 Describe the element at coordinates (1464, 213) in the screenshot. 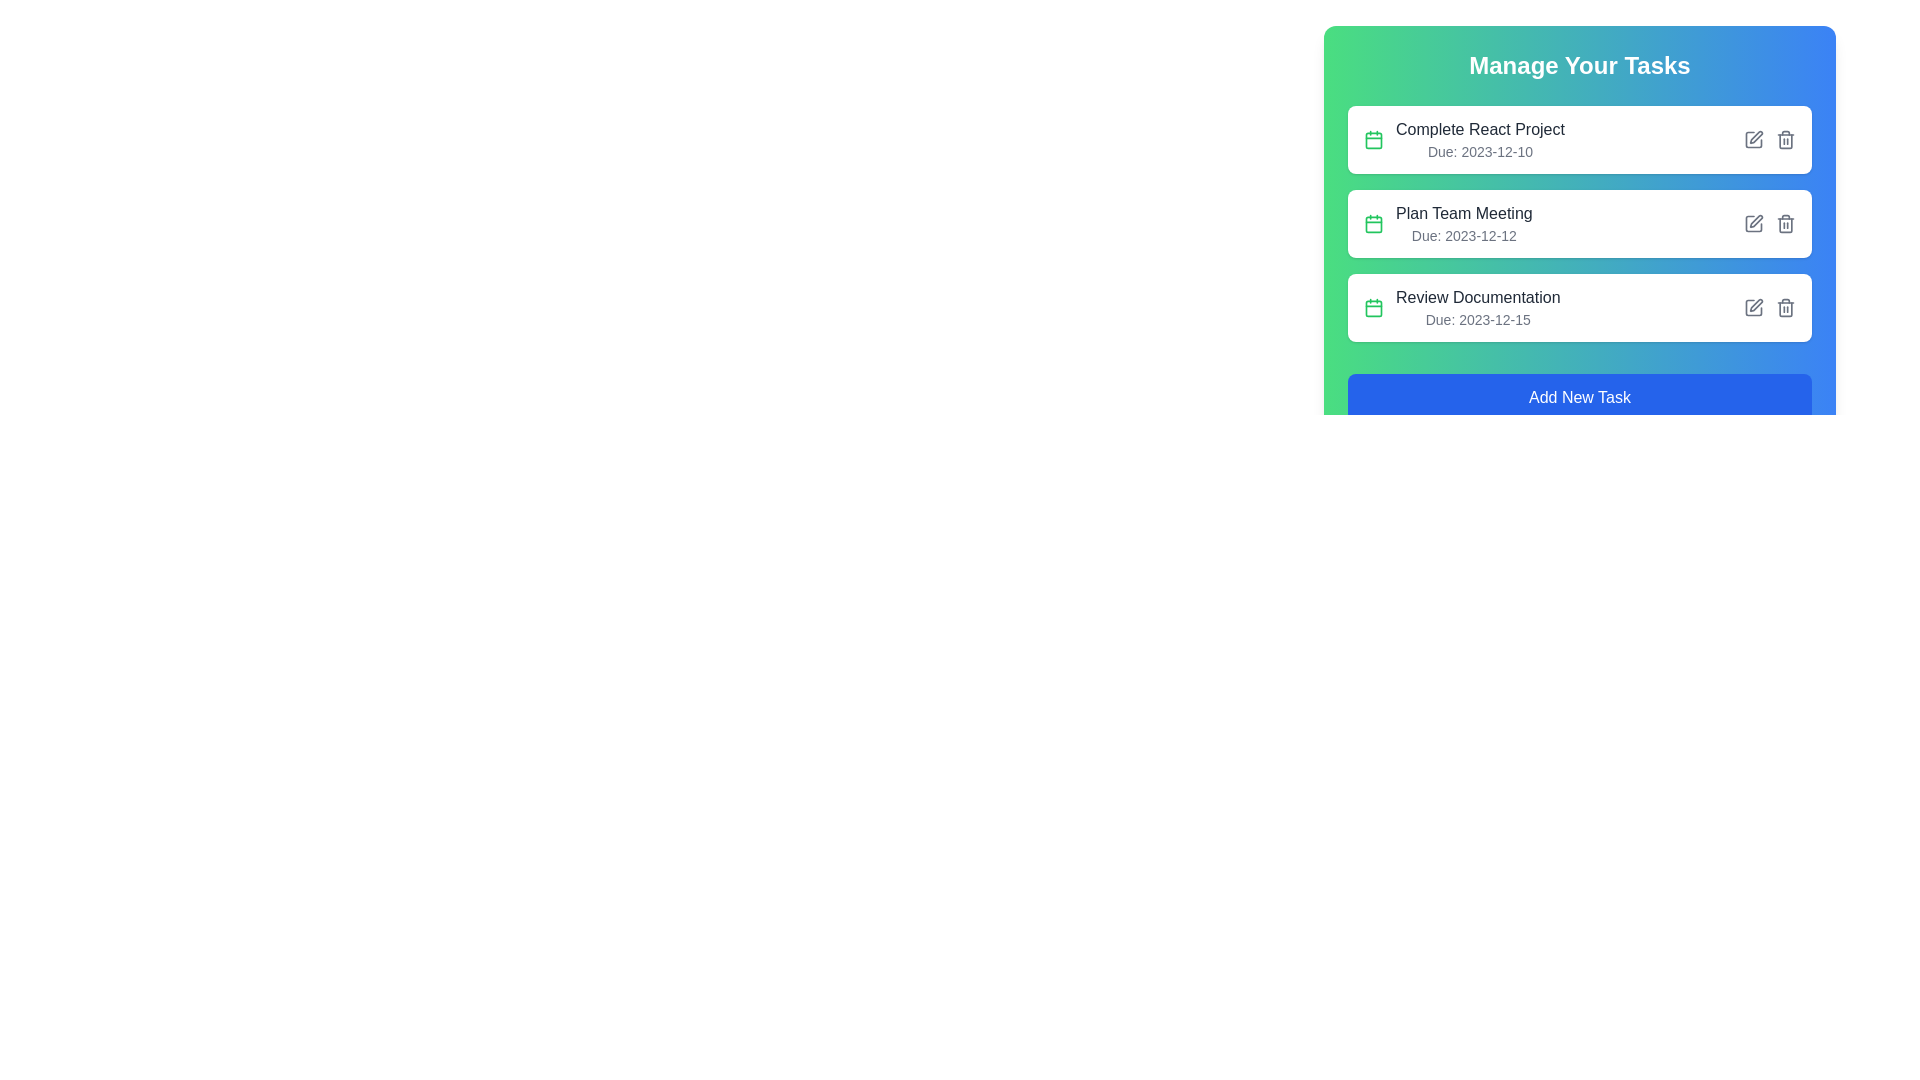

I see `the text label that identifies the task labeled 'Plan Team Meeting', which is the first line of text in the second task entry of a vertical list of tasks` at that location.